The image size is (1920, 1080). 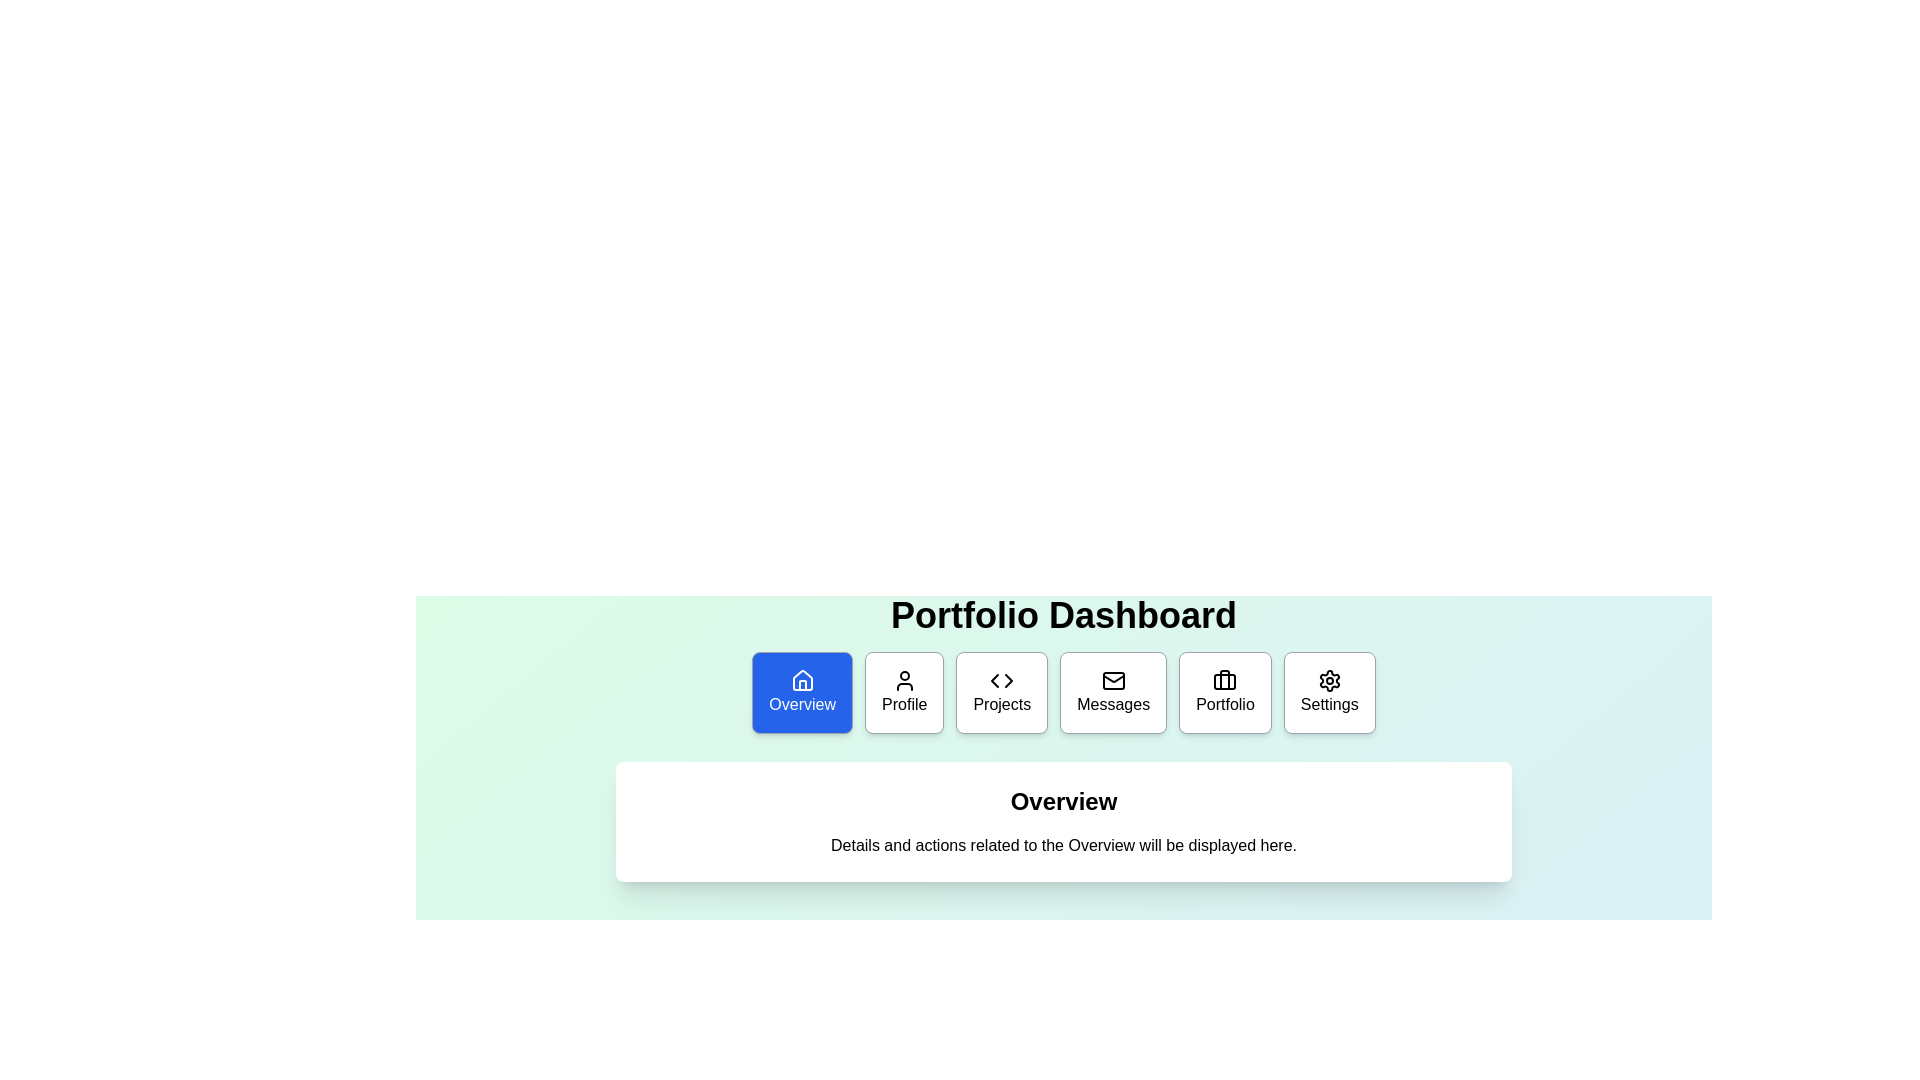 What do you see at coordinates (1224, 681) in the screenshot?
I see `the portfolio icon by clicking on the graphical element representing the briefcase in the navigation menu` at bounding box center [1224, 681].